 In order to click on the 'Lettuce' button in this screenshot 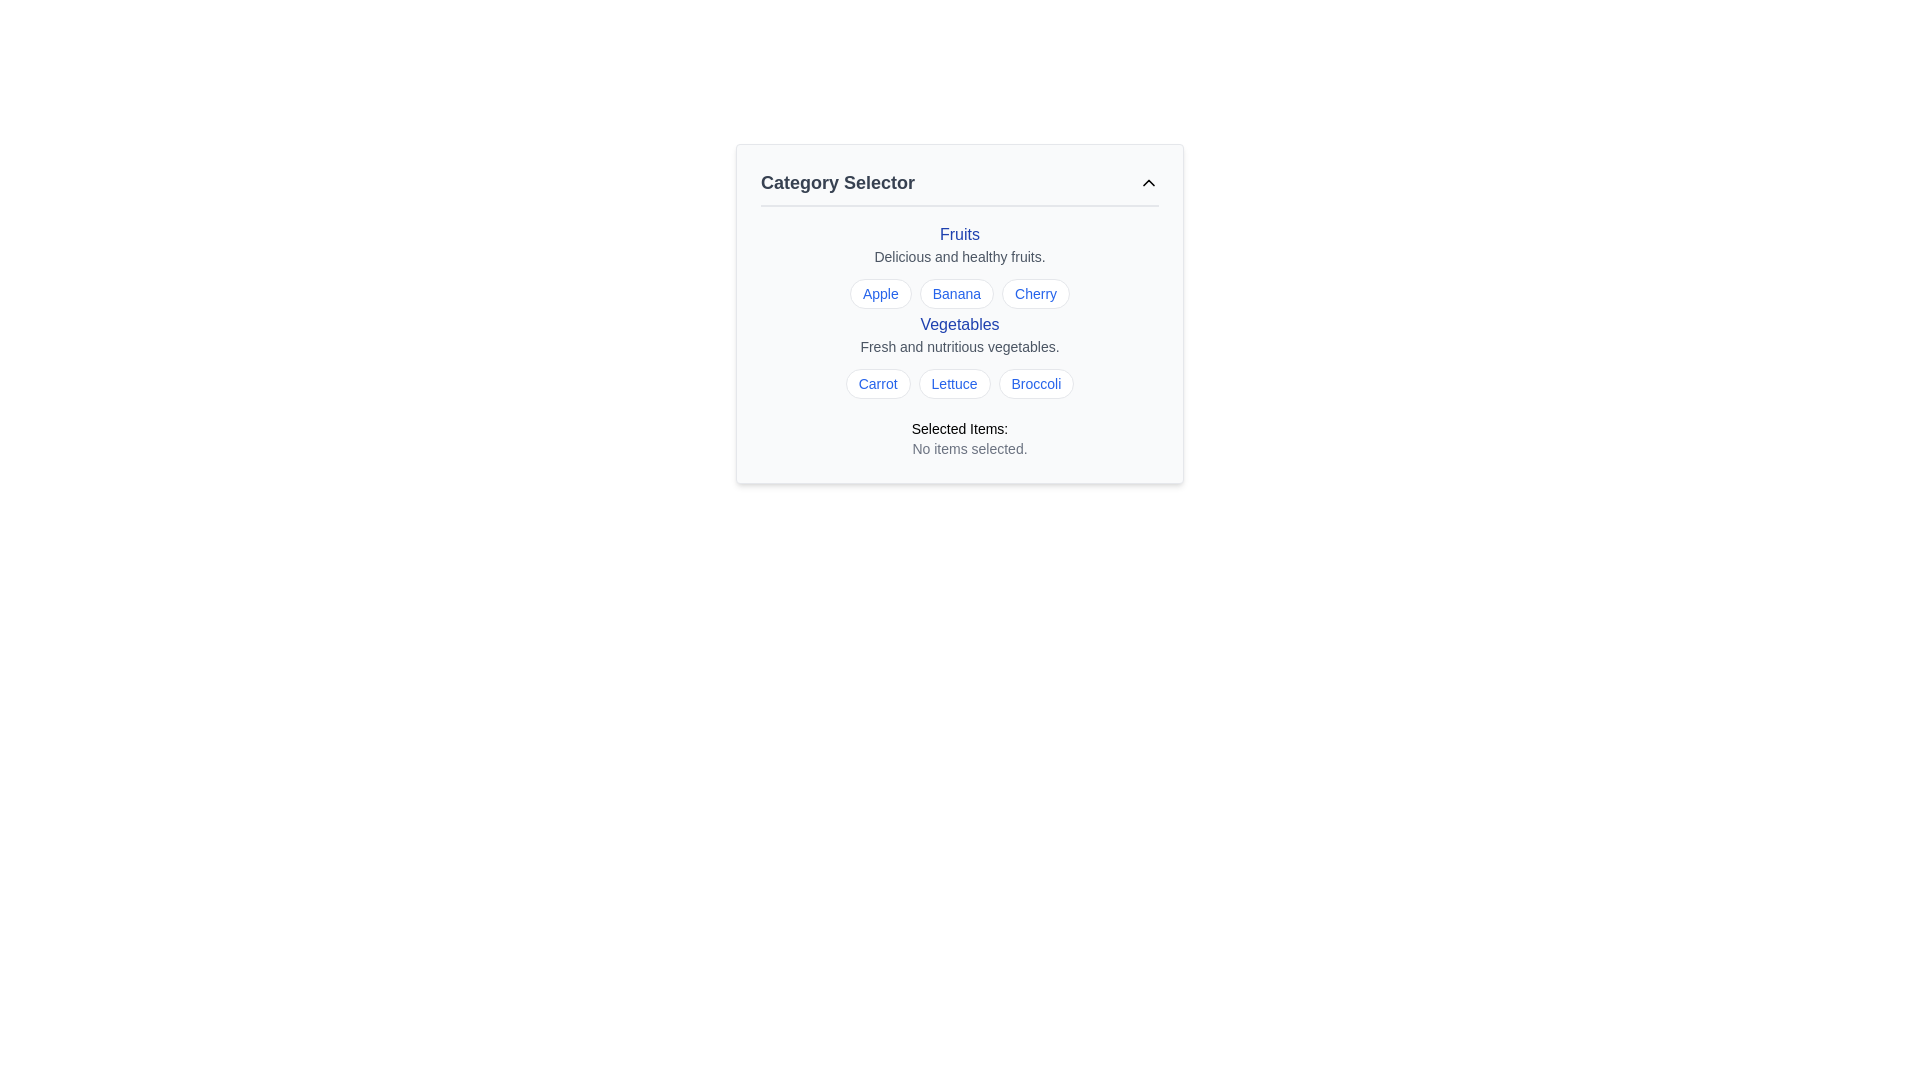, I will do `click(953, 384)`.